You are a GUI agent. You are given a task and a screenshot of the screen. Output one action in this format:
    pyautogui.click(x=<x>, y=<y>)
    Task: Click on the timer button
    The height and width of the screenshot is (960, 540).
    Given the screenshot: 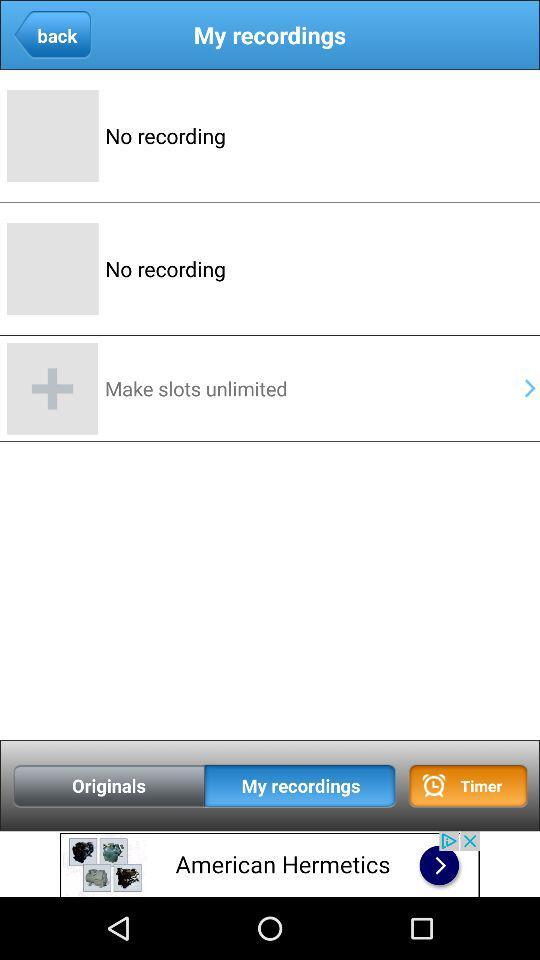 What is the action you would take?
    pyautogui.click(x=468, y=785)
    